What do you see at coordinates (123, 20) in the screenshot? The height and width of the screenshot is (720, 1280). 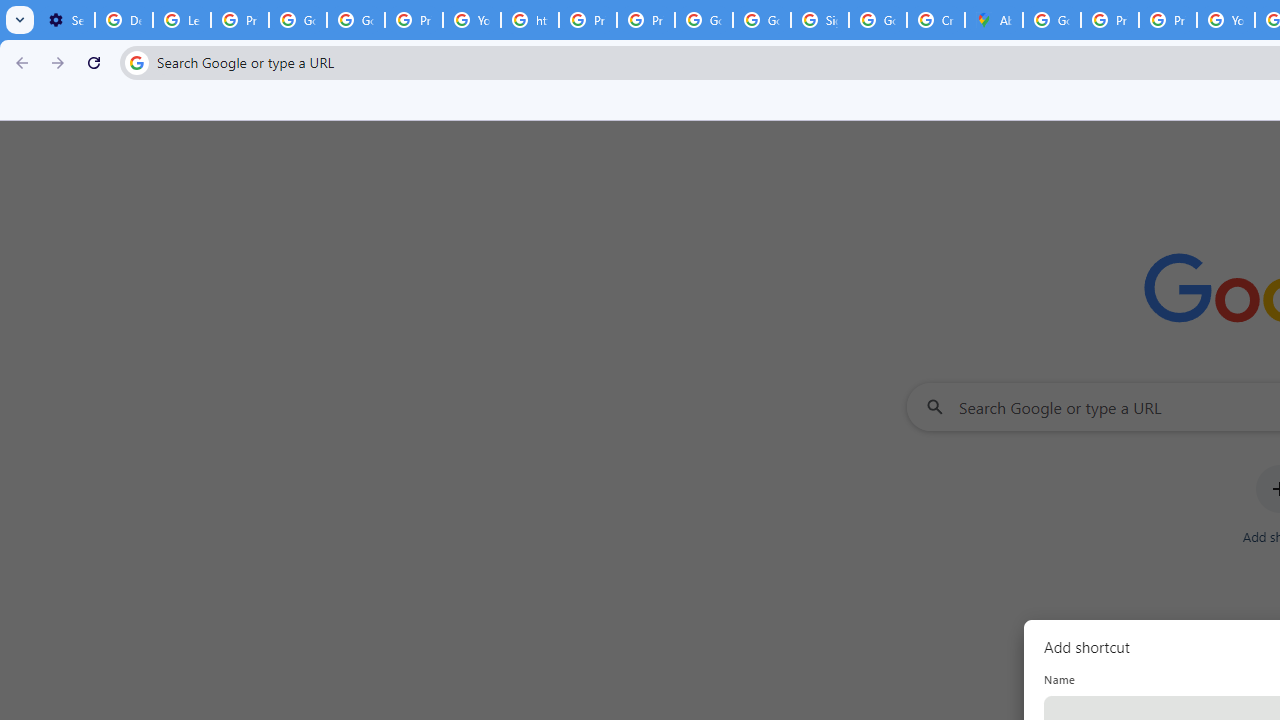 I see `'Delete photos & videos - Computer - Google Photos Help'` at bounding box center [123, 20].